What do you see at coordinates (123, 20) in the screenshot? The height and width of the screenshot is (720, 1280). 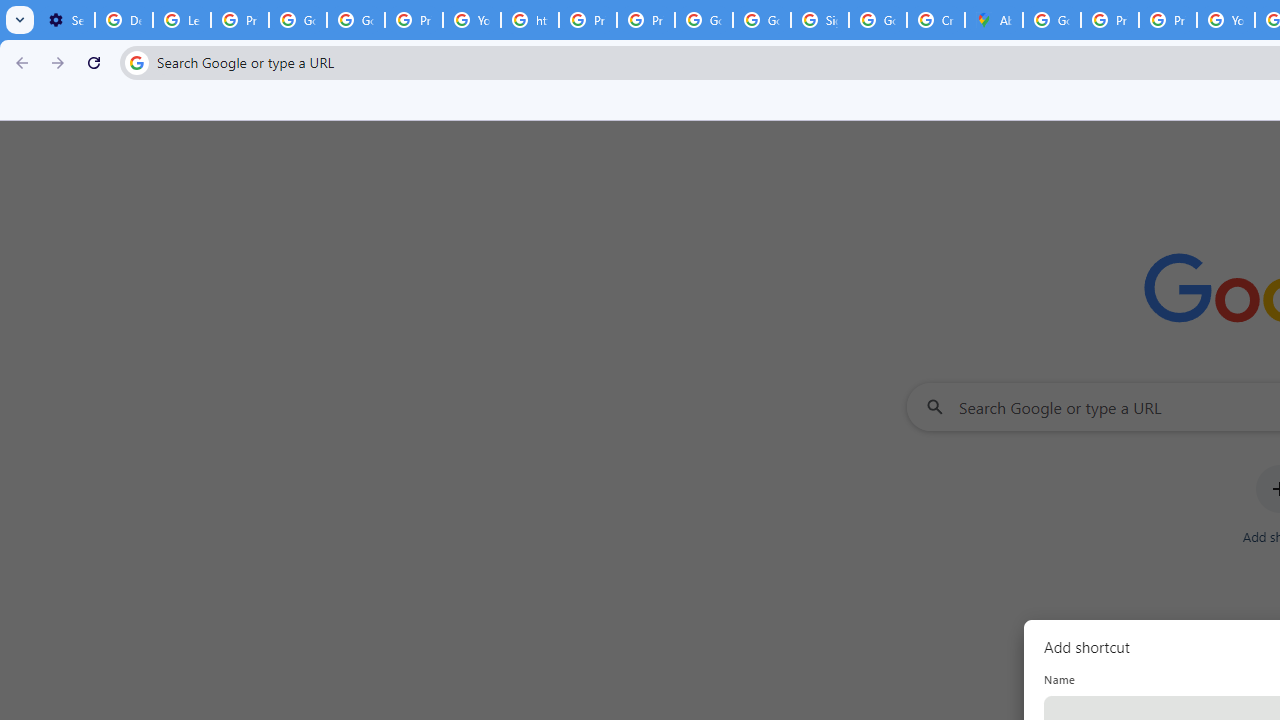 I see `'Delete photos & videos - Computer - Google Photos Help'` at bounding box center [123, 20].